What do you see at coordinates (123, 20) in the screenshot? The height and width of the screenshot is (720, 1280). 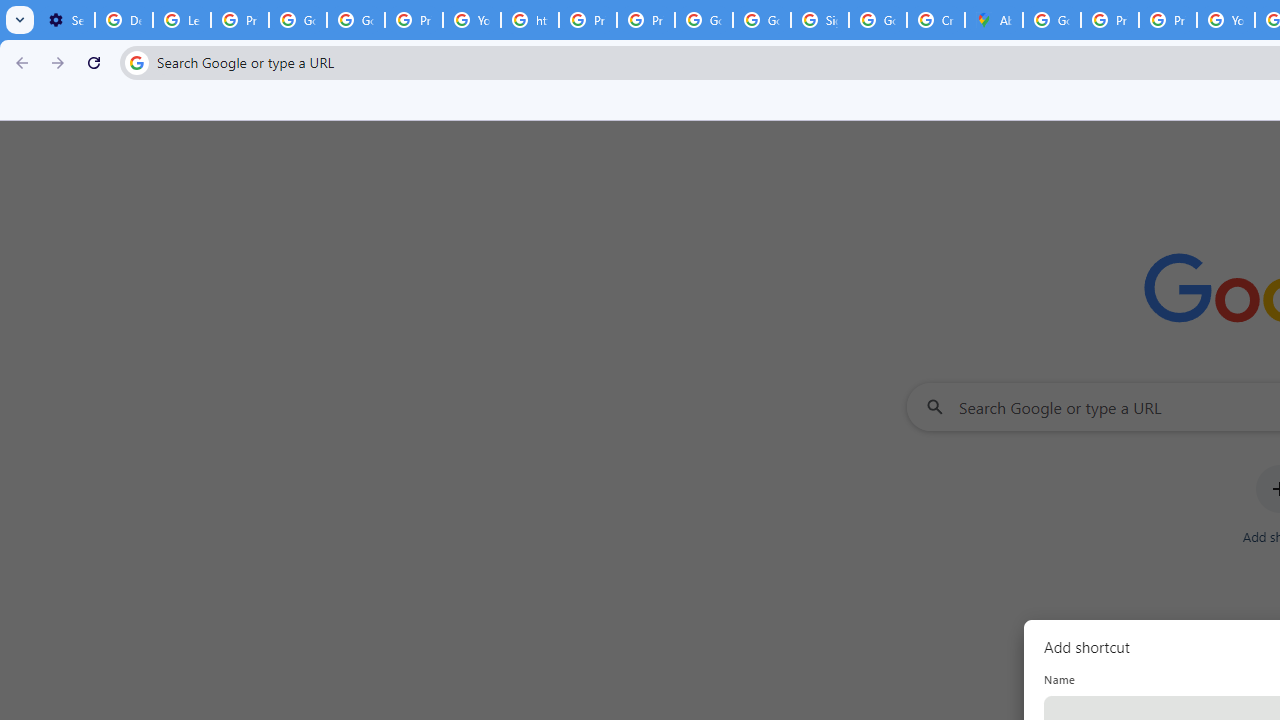 I see `'Delete photos & videos - Computer - Google Photos Help'` at bounding box center [123, 20].